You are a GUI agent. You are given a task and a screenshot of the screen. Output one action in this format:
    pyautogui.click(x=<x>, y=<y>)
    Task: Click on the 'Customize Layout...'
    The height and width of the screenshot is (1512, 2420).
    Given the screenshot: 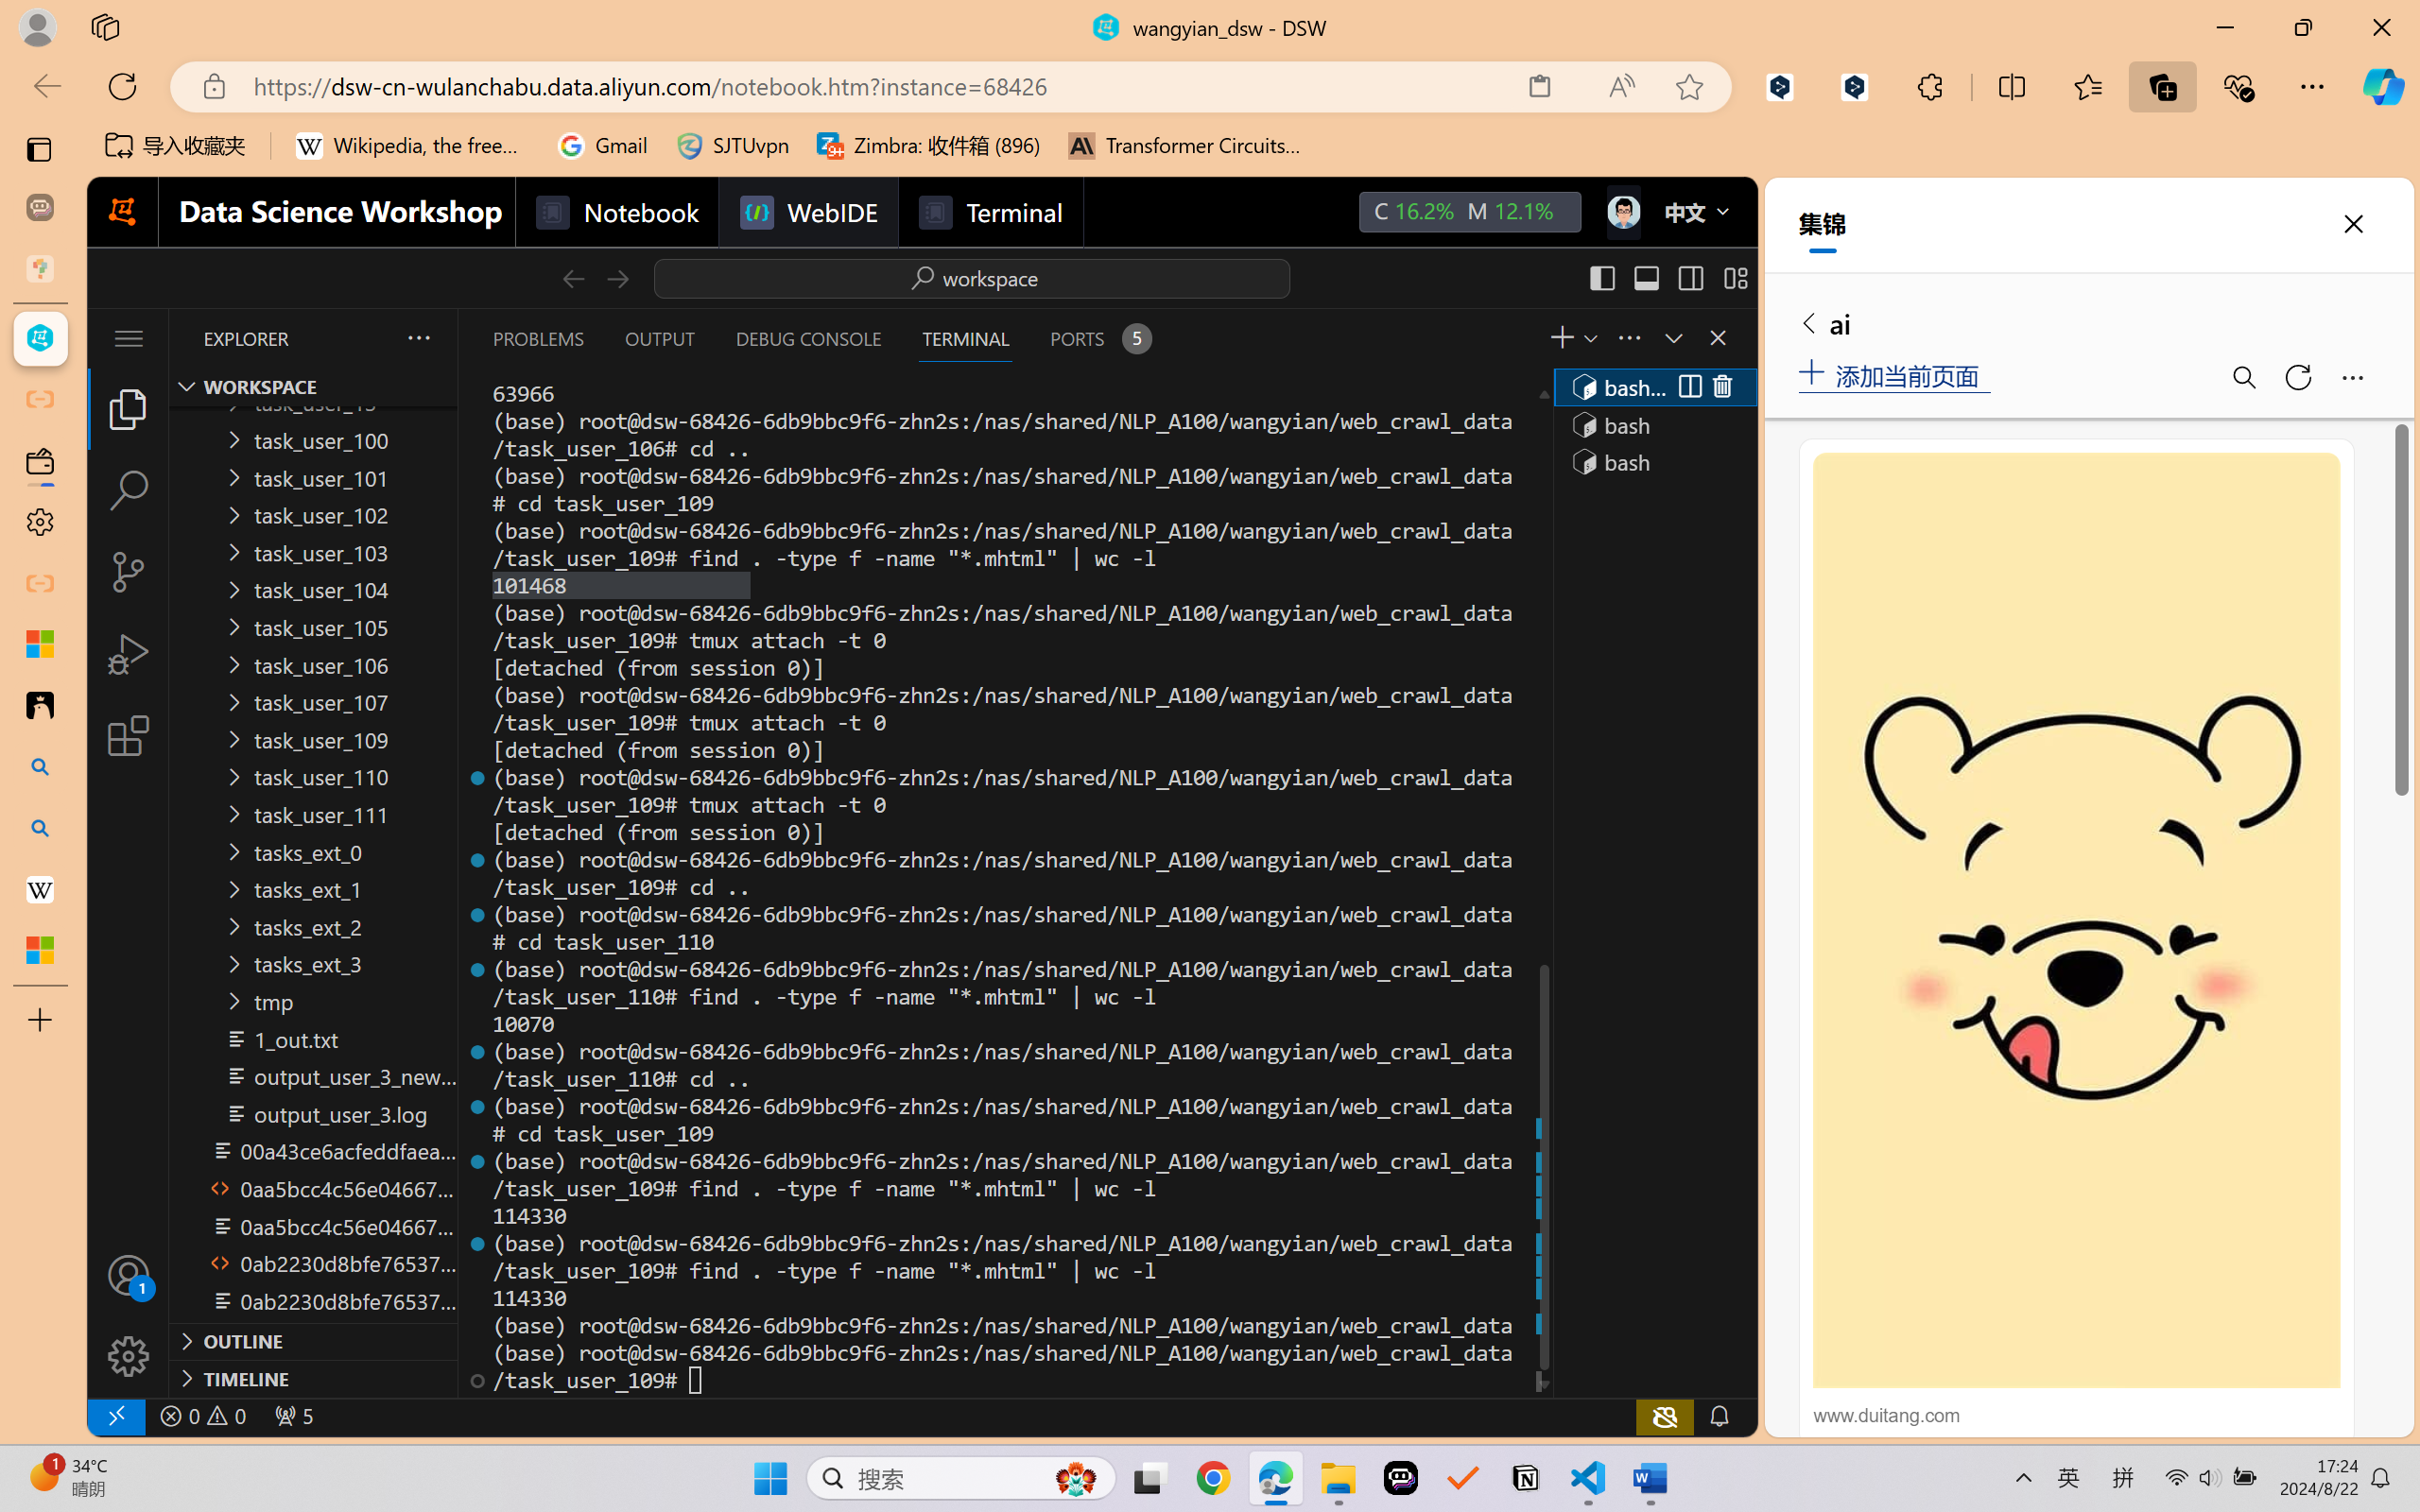 What is the action you would take?
    pyautogui.click(x=1734, y=277)
    